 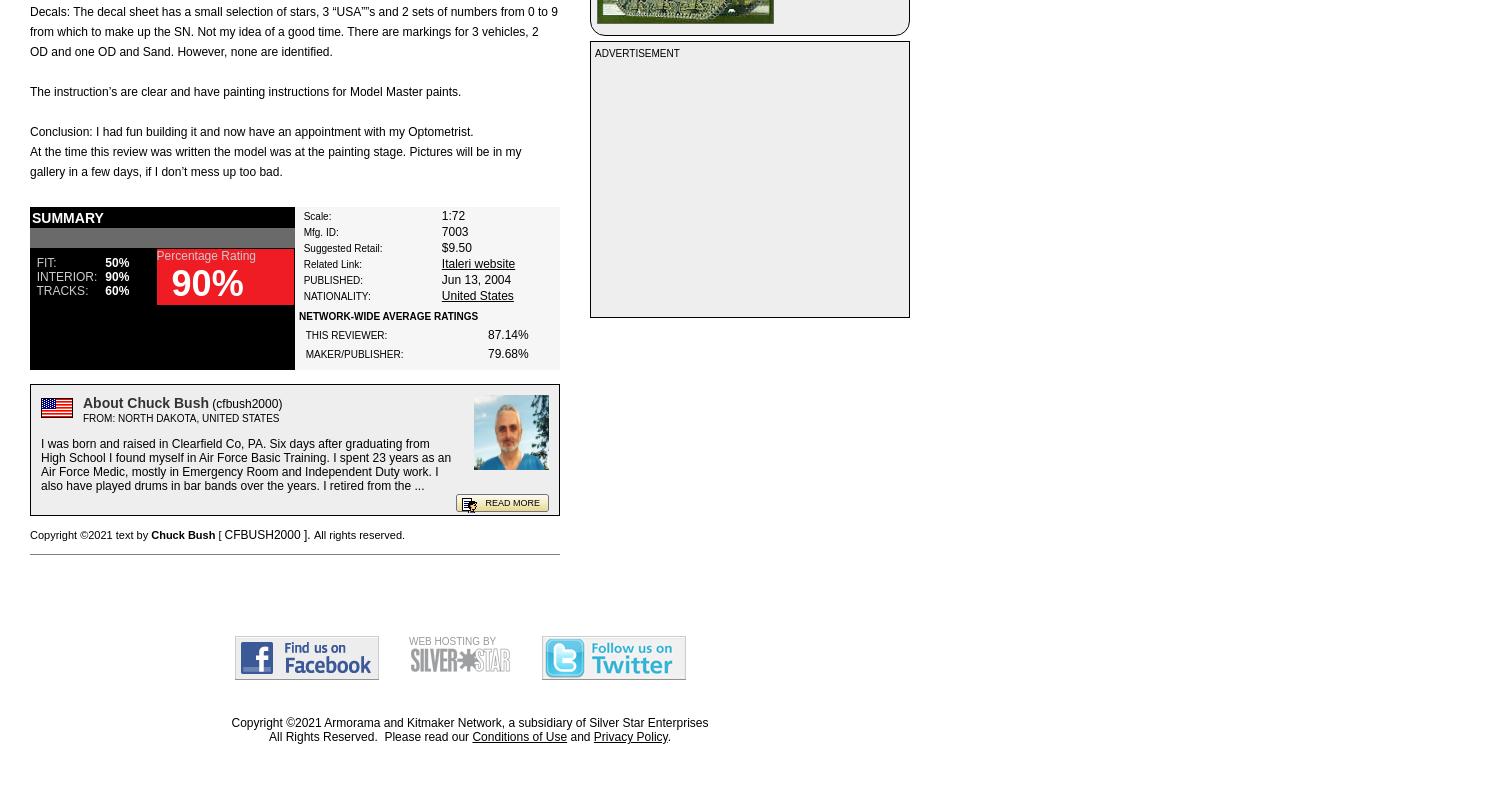 What do you see at coordinates (318, 722) in the screenshot?
I see `'Copyright ©2021 Armorama and'` at bounding box center [318, 722].